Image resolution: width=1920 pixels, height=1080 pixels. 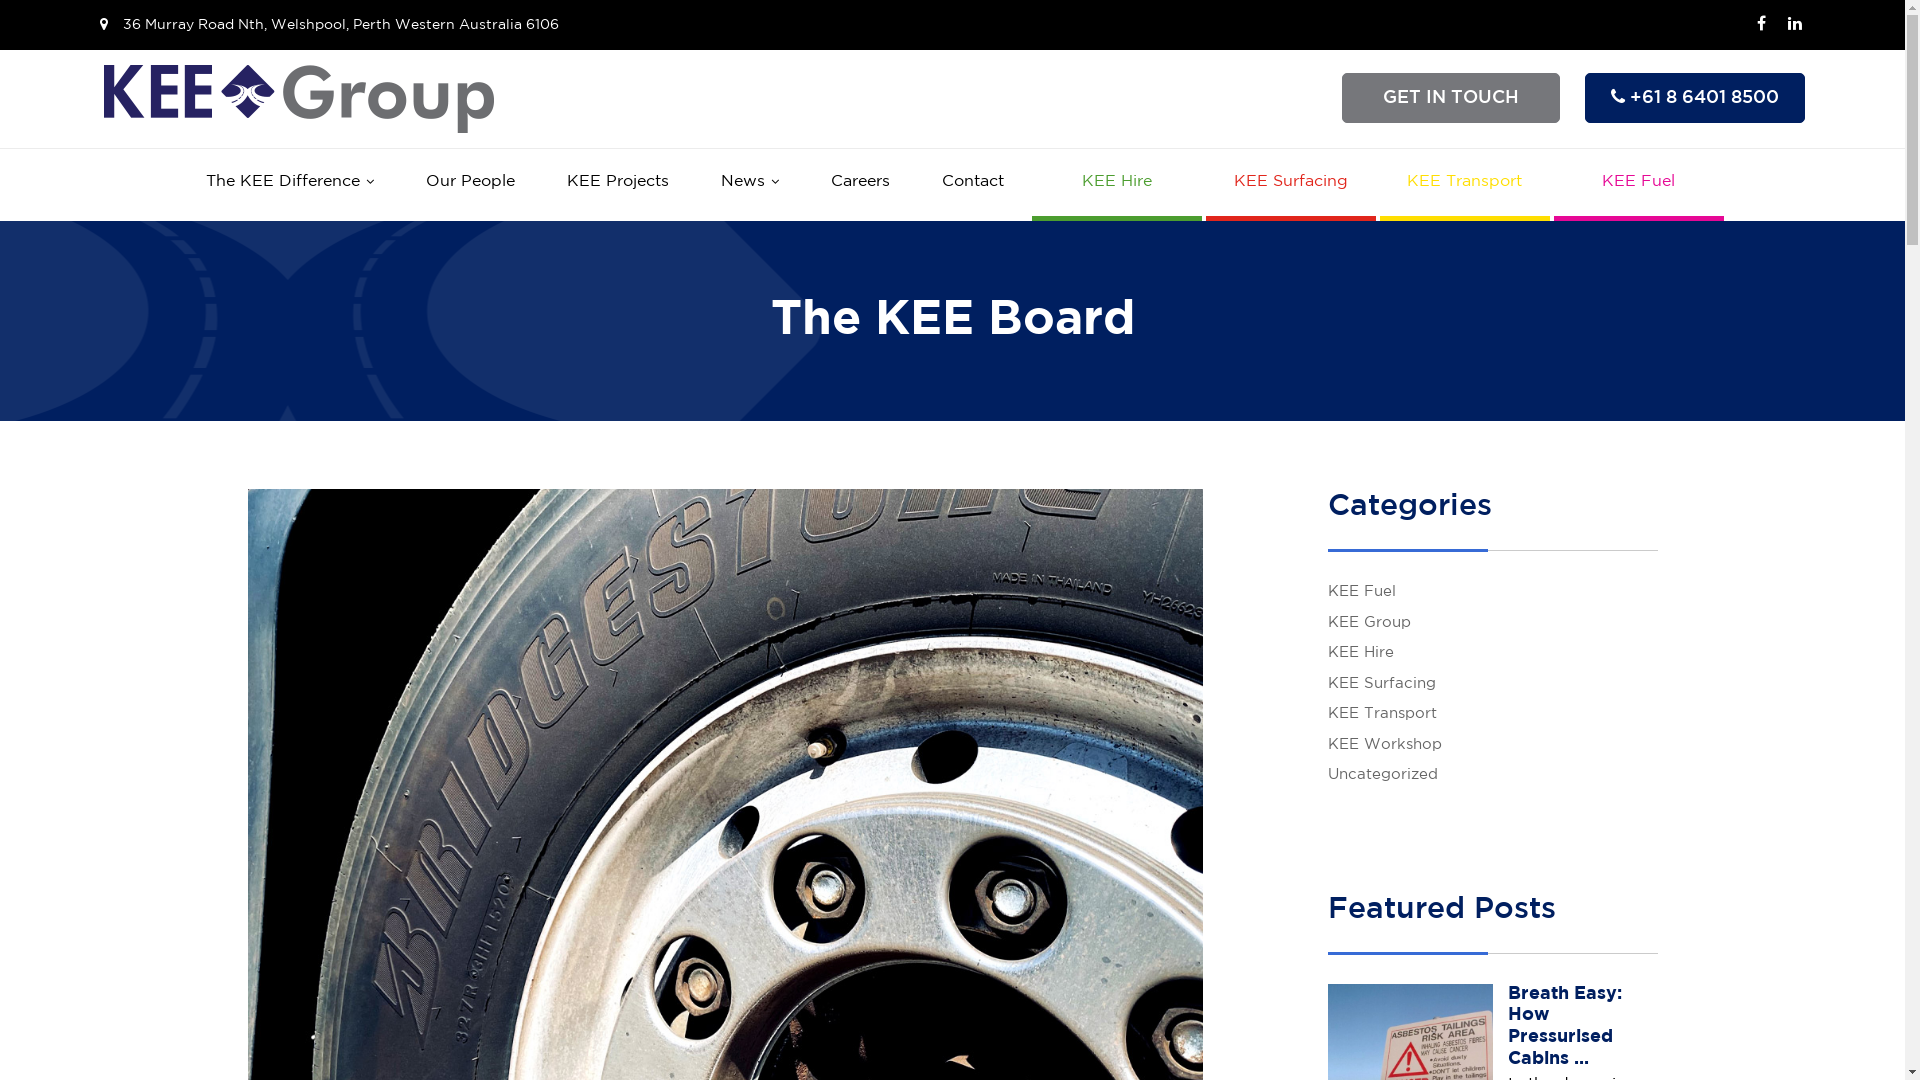 What do you see at coordinates (859, 181) in the screenshot?
I see `'Careers'` at bounding box center [859, 181].